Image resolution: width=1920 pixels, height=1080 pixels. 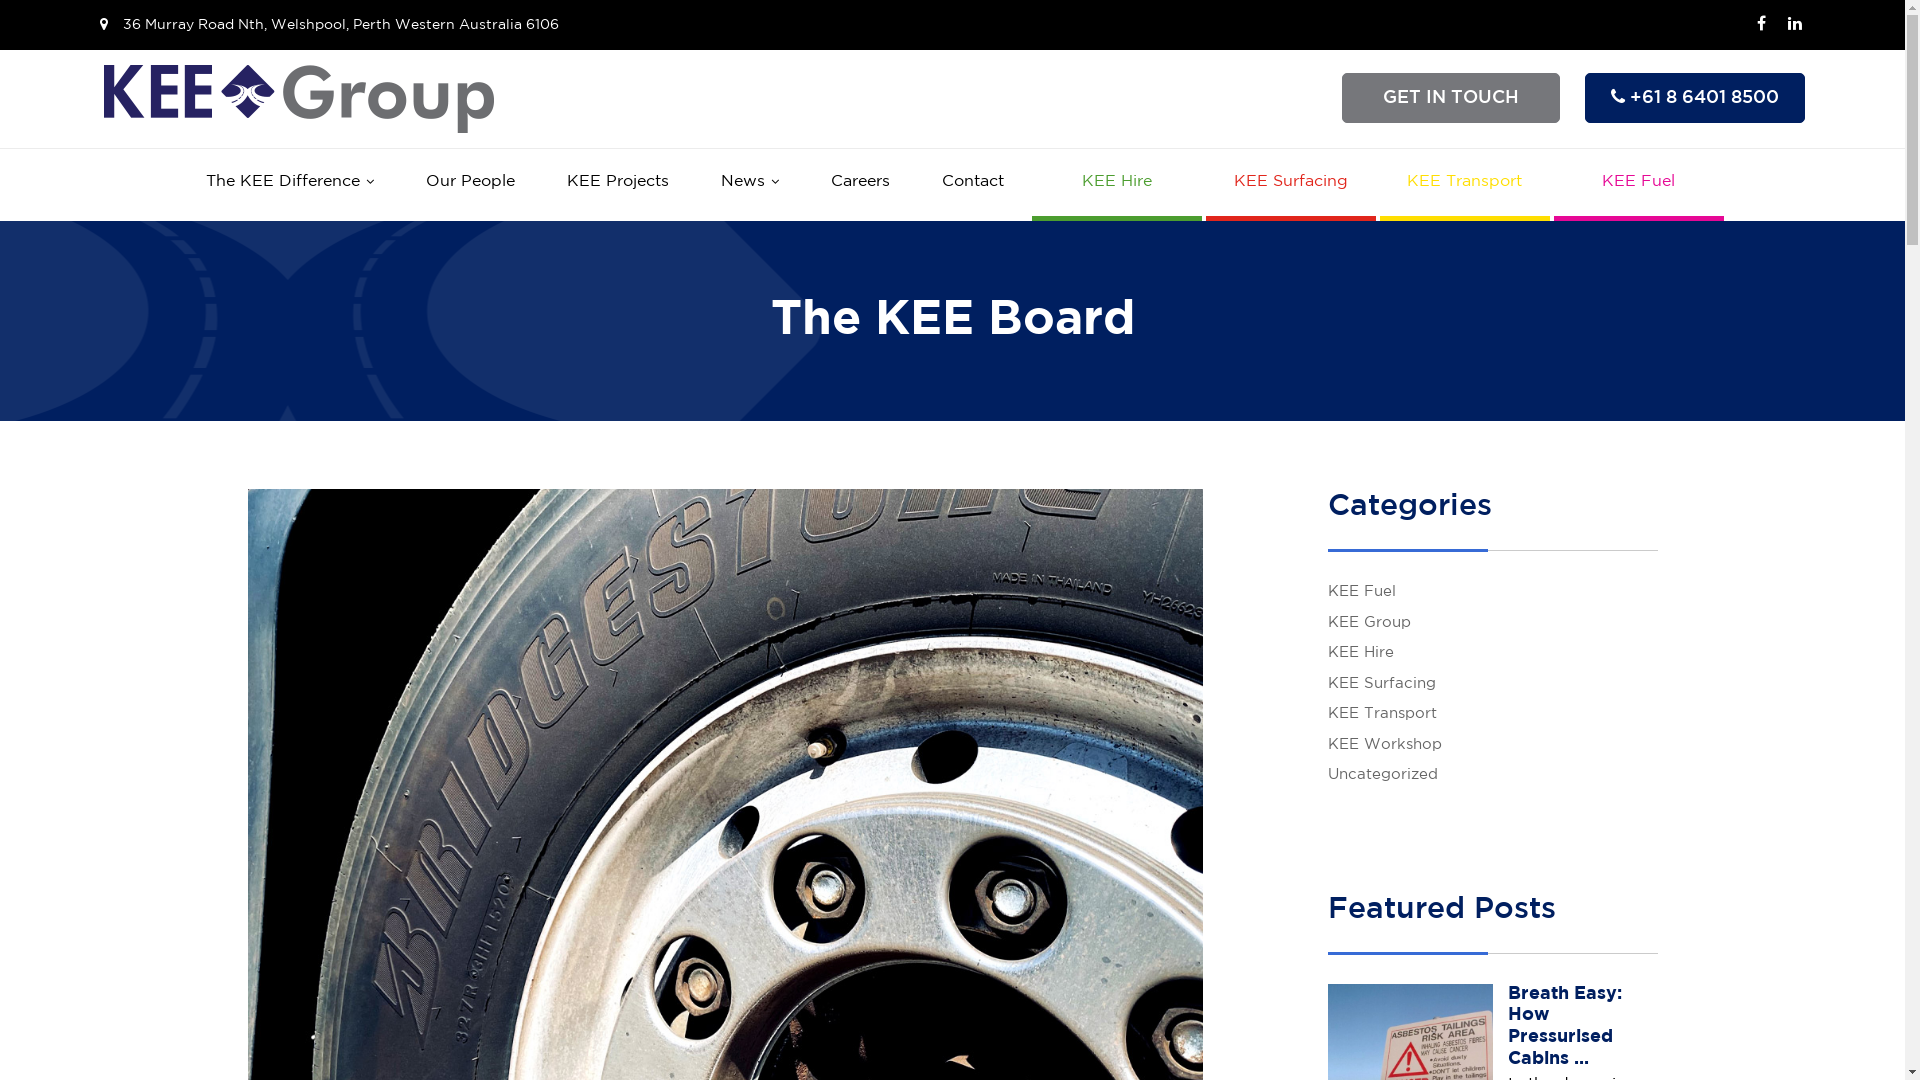 What do you see at coordinates (859, 181) in the screenshot?
I see `'Careers'` at bounding box center [859, 181].